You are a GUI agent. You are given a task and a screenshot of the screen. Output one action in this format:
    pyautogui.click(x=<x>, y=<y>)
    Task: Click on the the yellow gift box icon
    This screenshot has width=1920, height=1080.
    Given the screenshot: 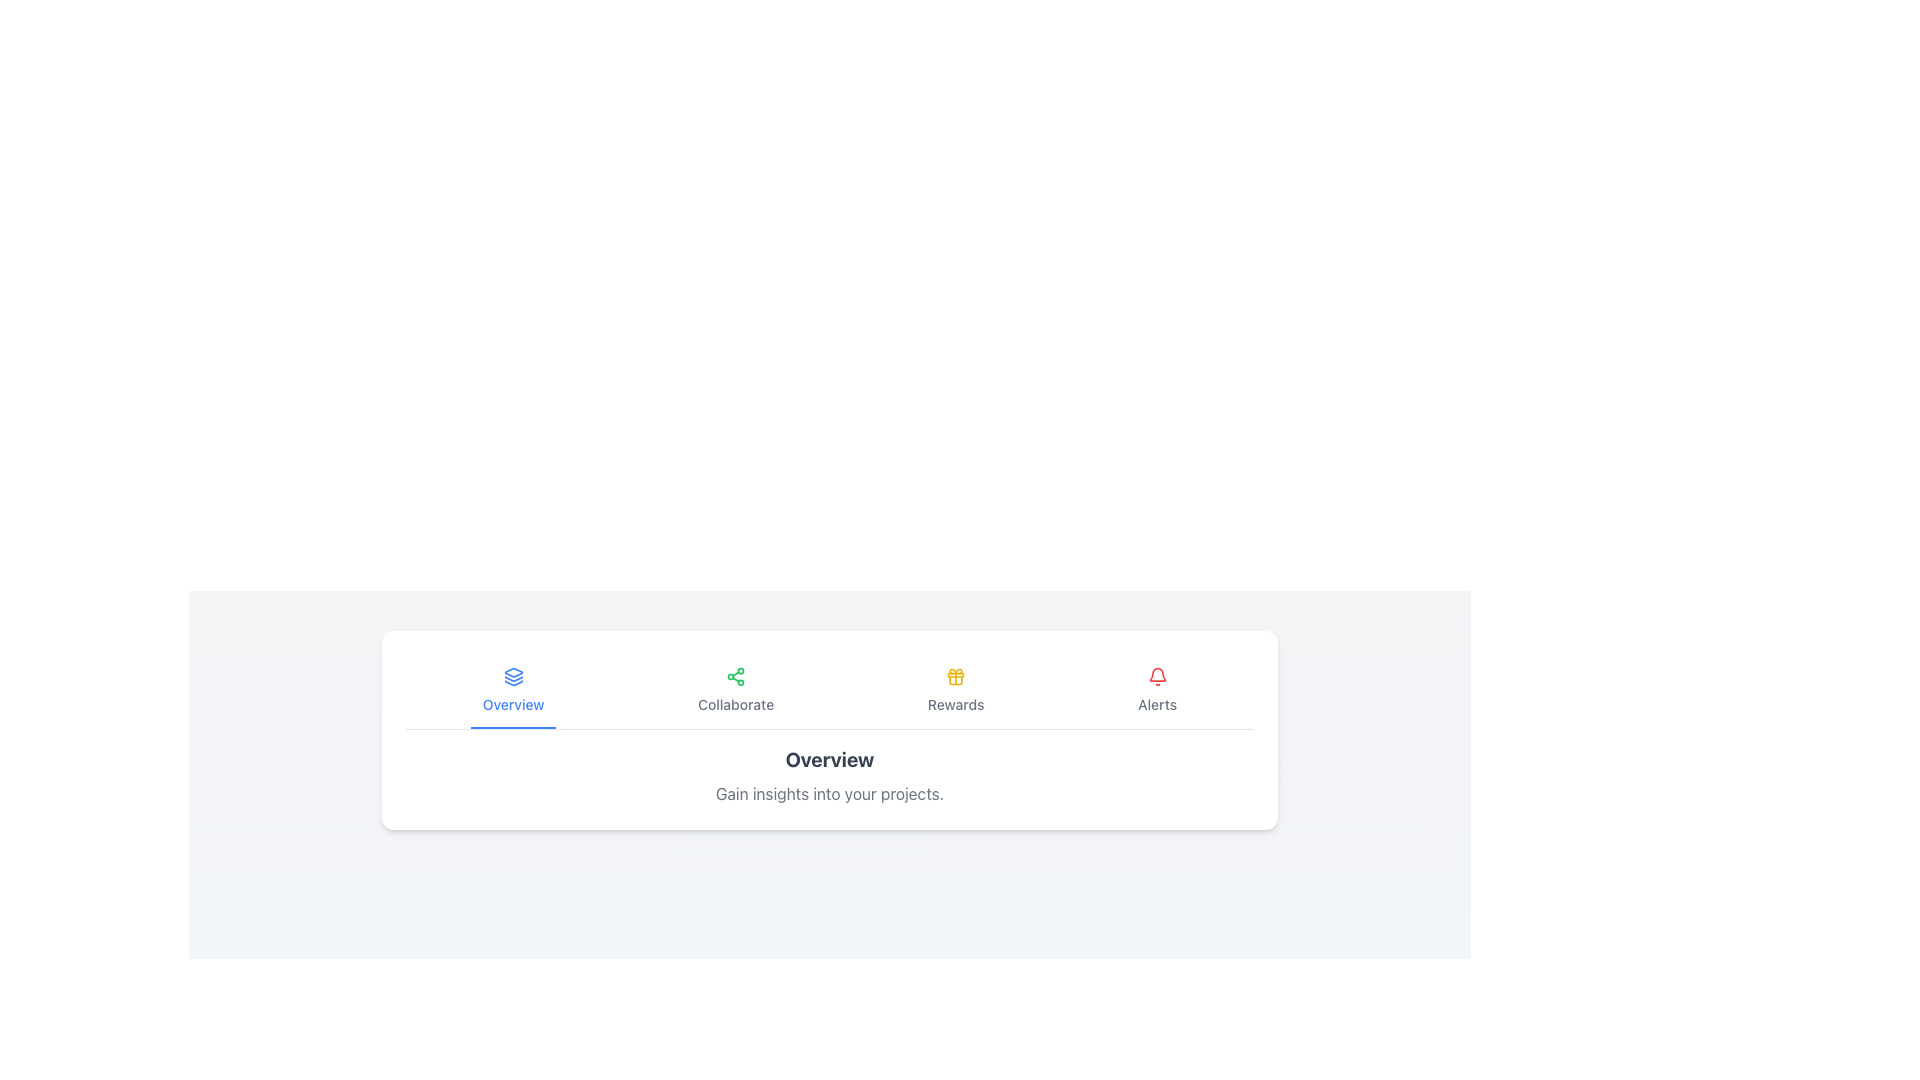 What is the action you would take?
    pyautogui.click(x=955, y=676)
    